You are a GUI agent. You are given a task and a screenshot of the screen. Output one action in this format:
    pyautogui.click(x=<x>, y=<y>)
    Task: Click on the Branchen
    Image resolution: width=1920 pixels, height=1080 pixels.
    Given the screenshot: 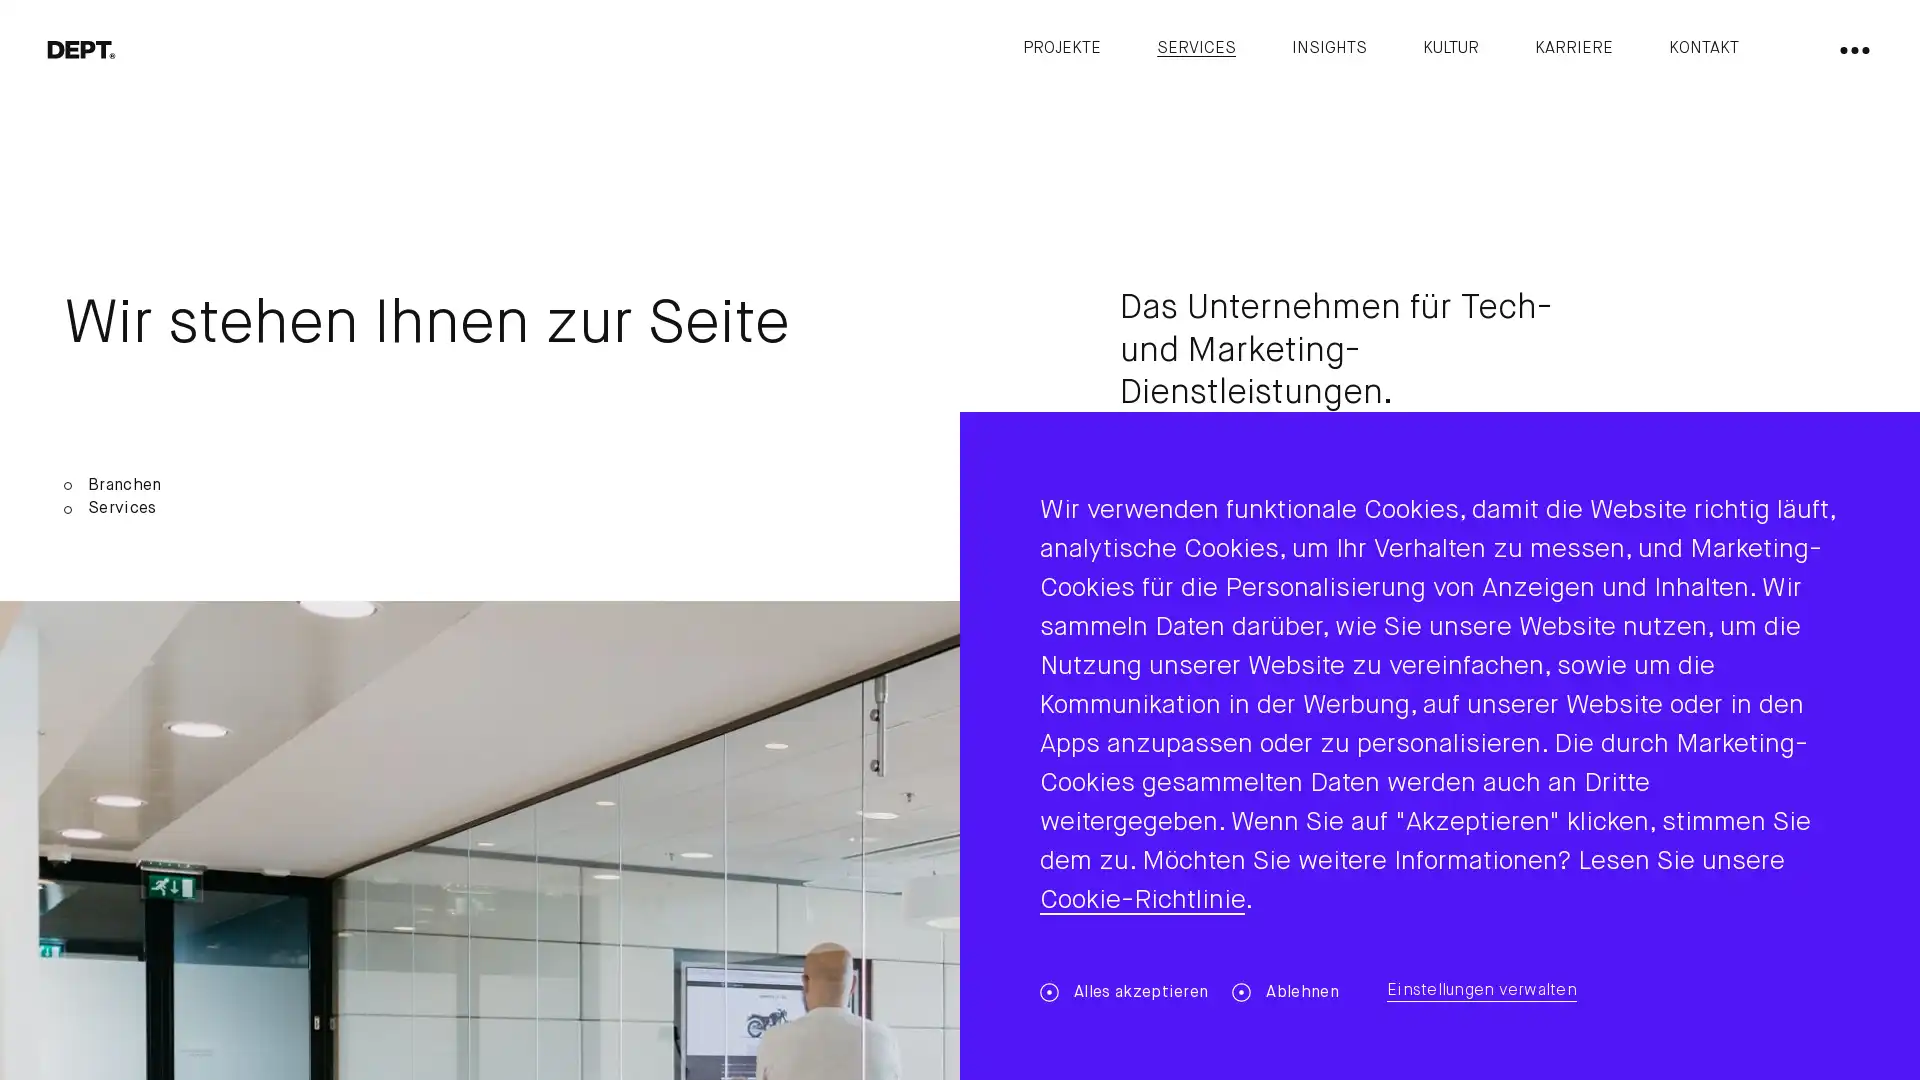 What is the action you would take?
    pyautogui.click(x=512, y=486)
    